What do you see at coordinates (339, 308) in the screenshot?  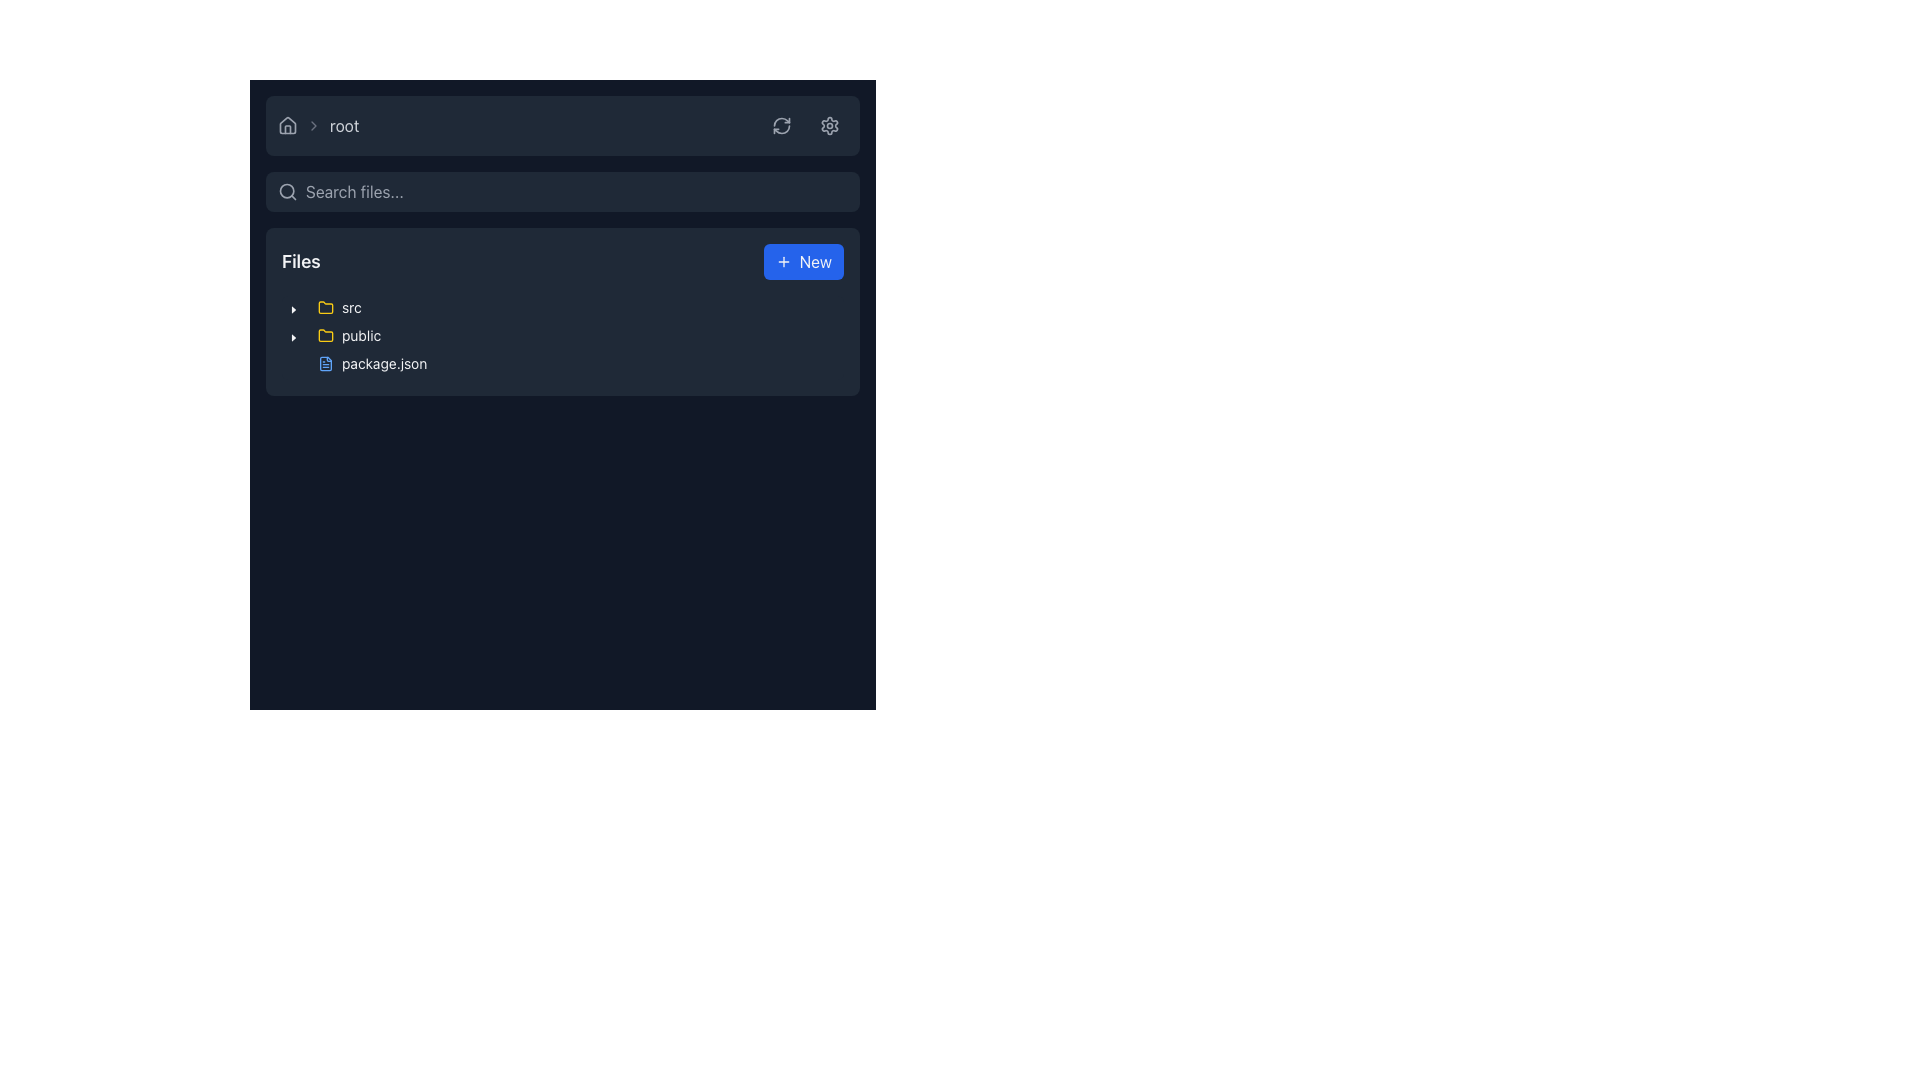 I see `the folder entry named 'src' in the file tree structure` at bounding box center [339, 308].